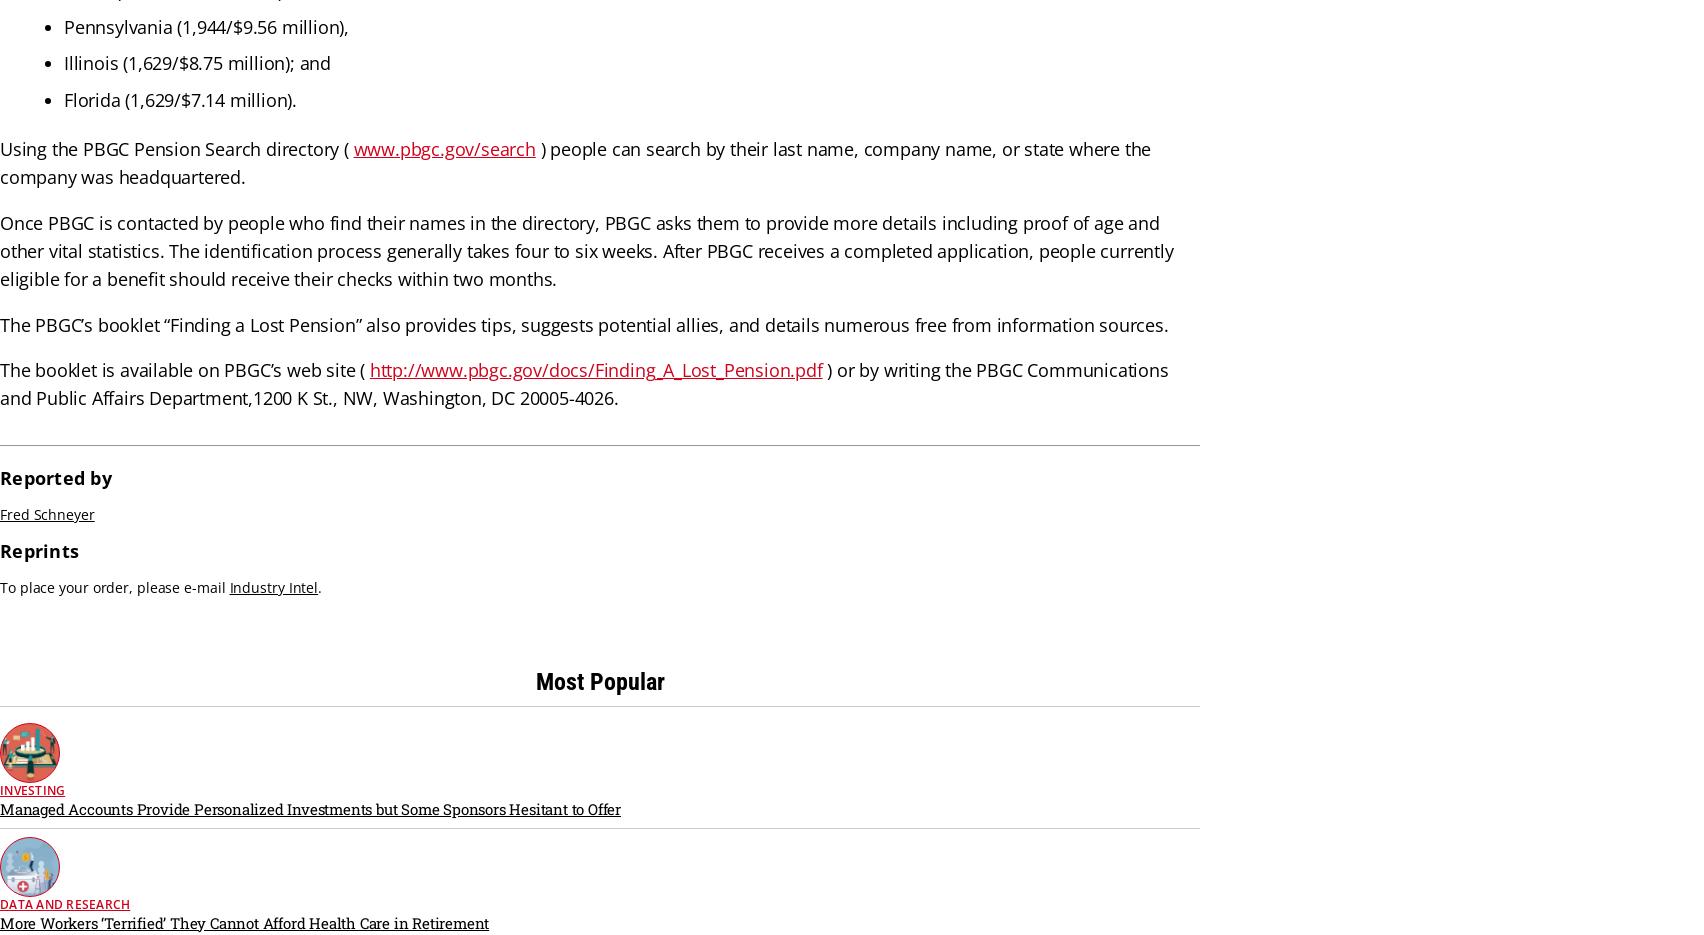 The height and width of the screenshot is (935, 1704). I want to click on '.', so click(319, 587).